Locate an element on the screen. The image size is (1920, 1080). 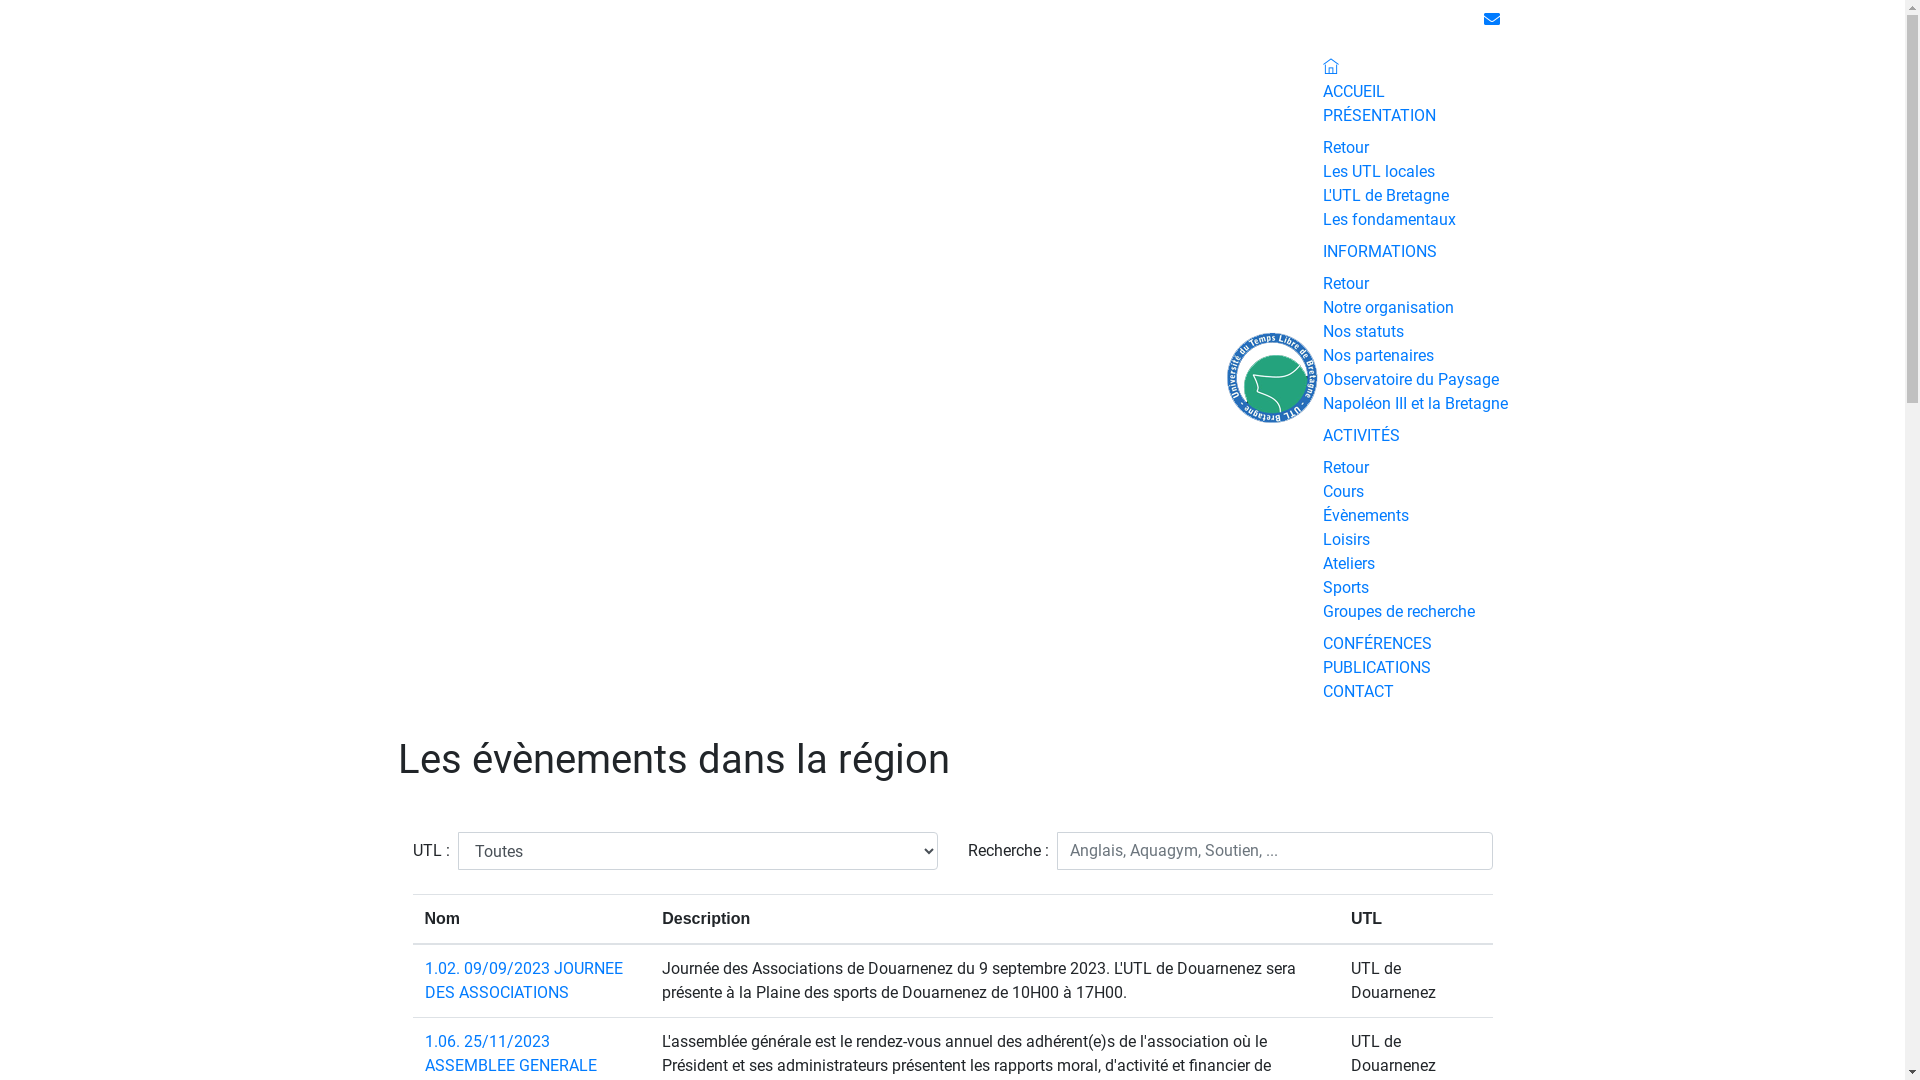
'Nos statuts' is located at coordinates (1321, 330).